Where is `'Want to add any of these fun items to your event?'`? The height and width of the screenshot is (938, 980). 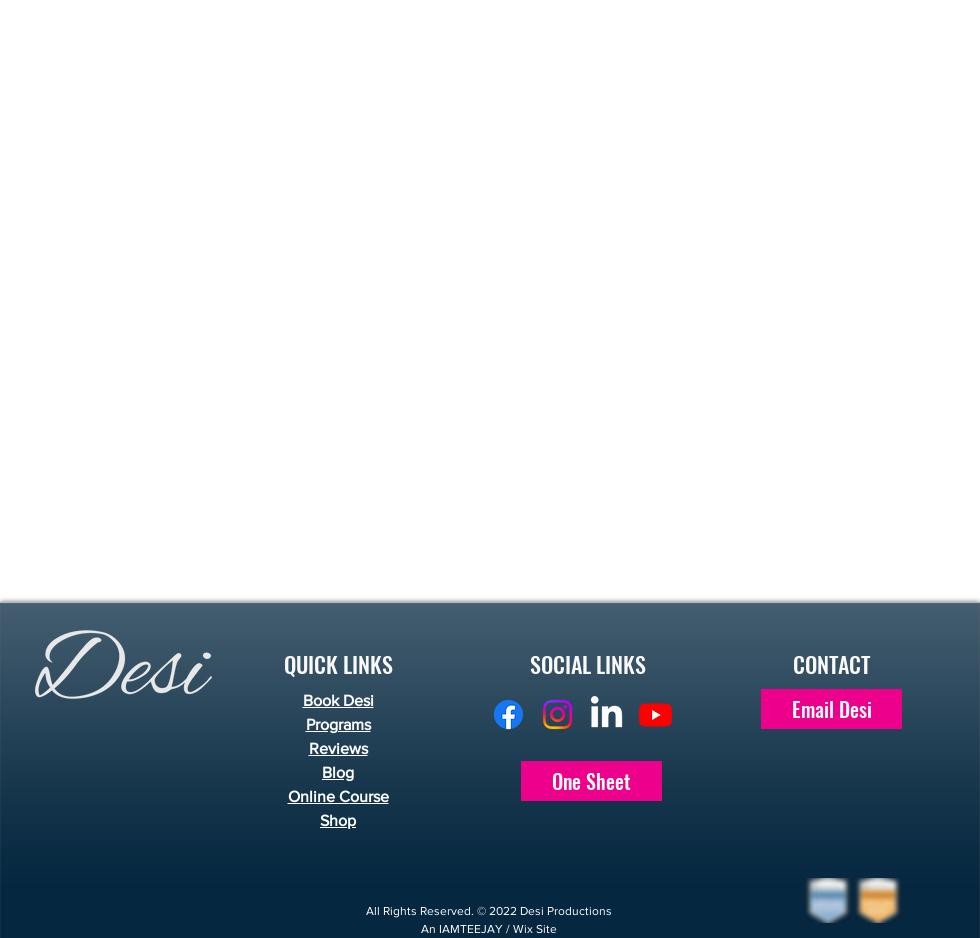
'Want to add any of these fun items to your event?' is located at coordinates (748, 284).